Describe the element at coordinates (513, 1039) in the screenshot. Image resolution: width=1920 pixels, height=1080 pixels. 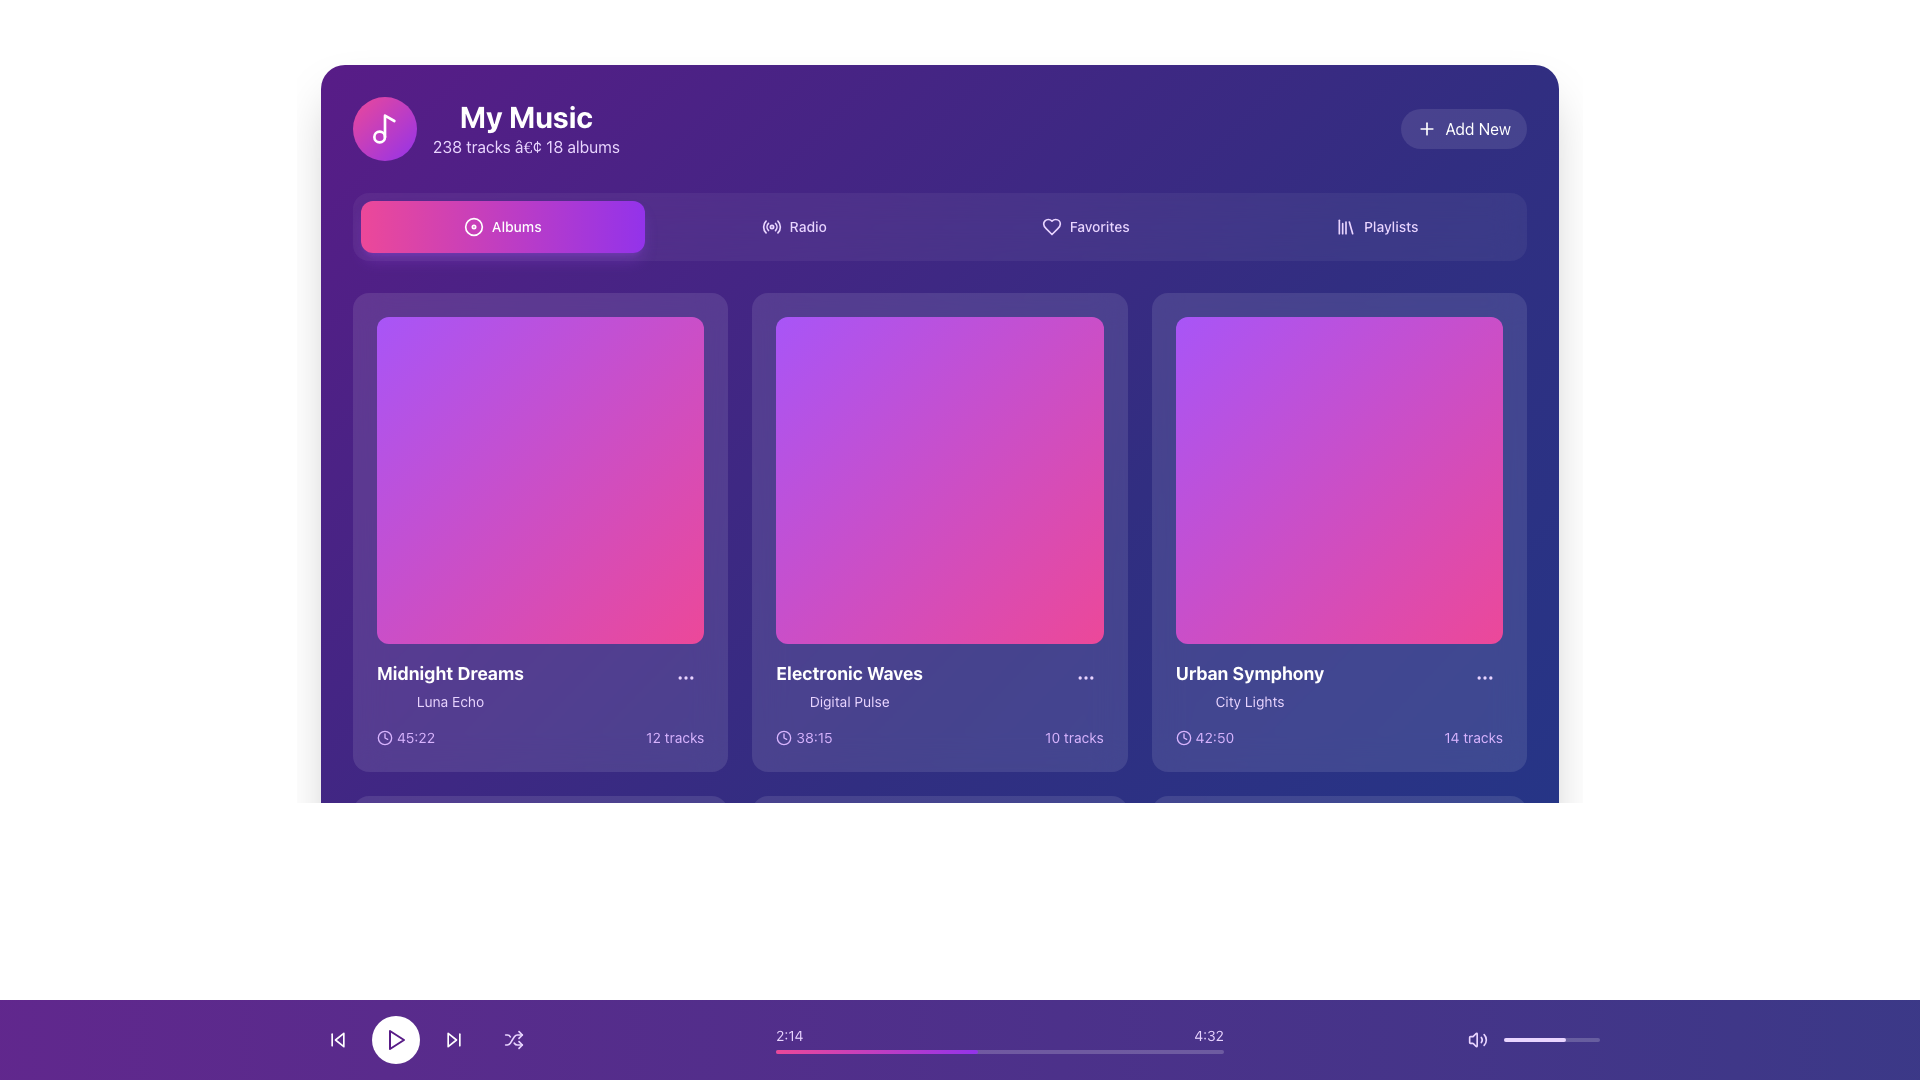
I see `the 'Shuffle' button located at the rightmost position in the row of music controls` at that location.